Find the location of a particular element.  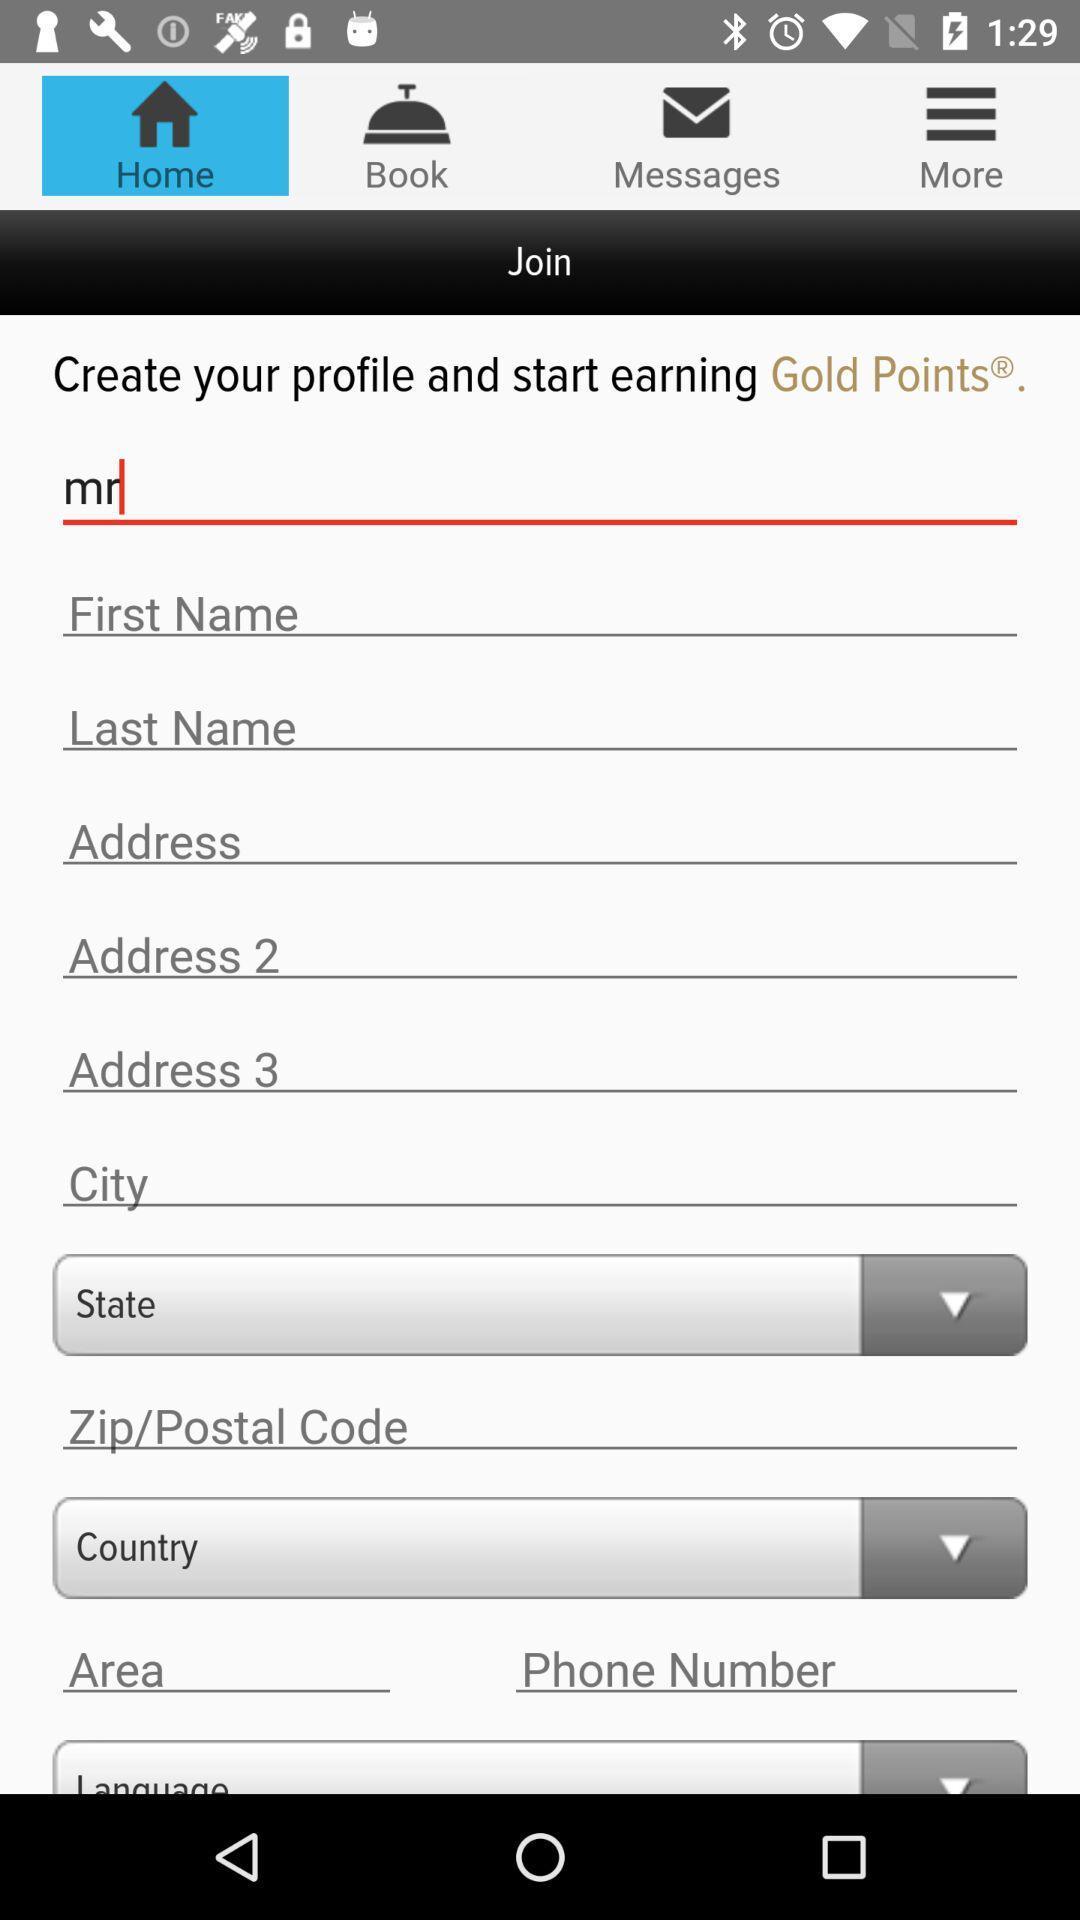

write address is located at coordinates (540, 1068).